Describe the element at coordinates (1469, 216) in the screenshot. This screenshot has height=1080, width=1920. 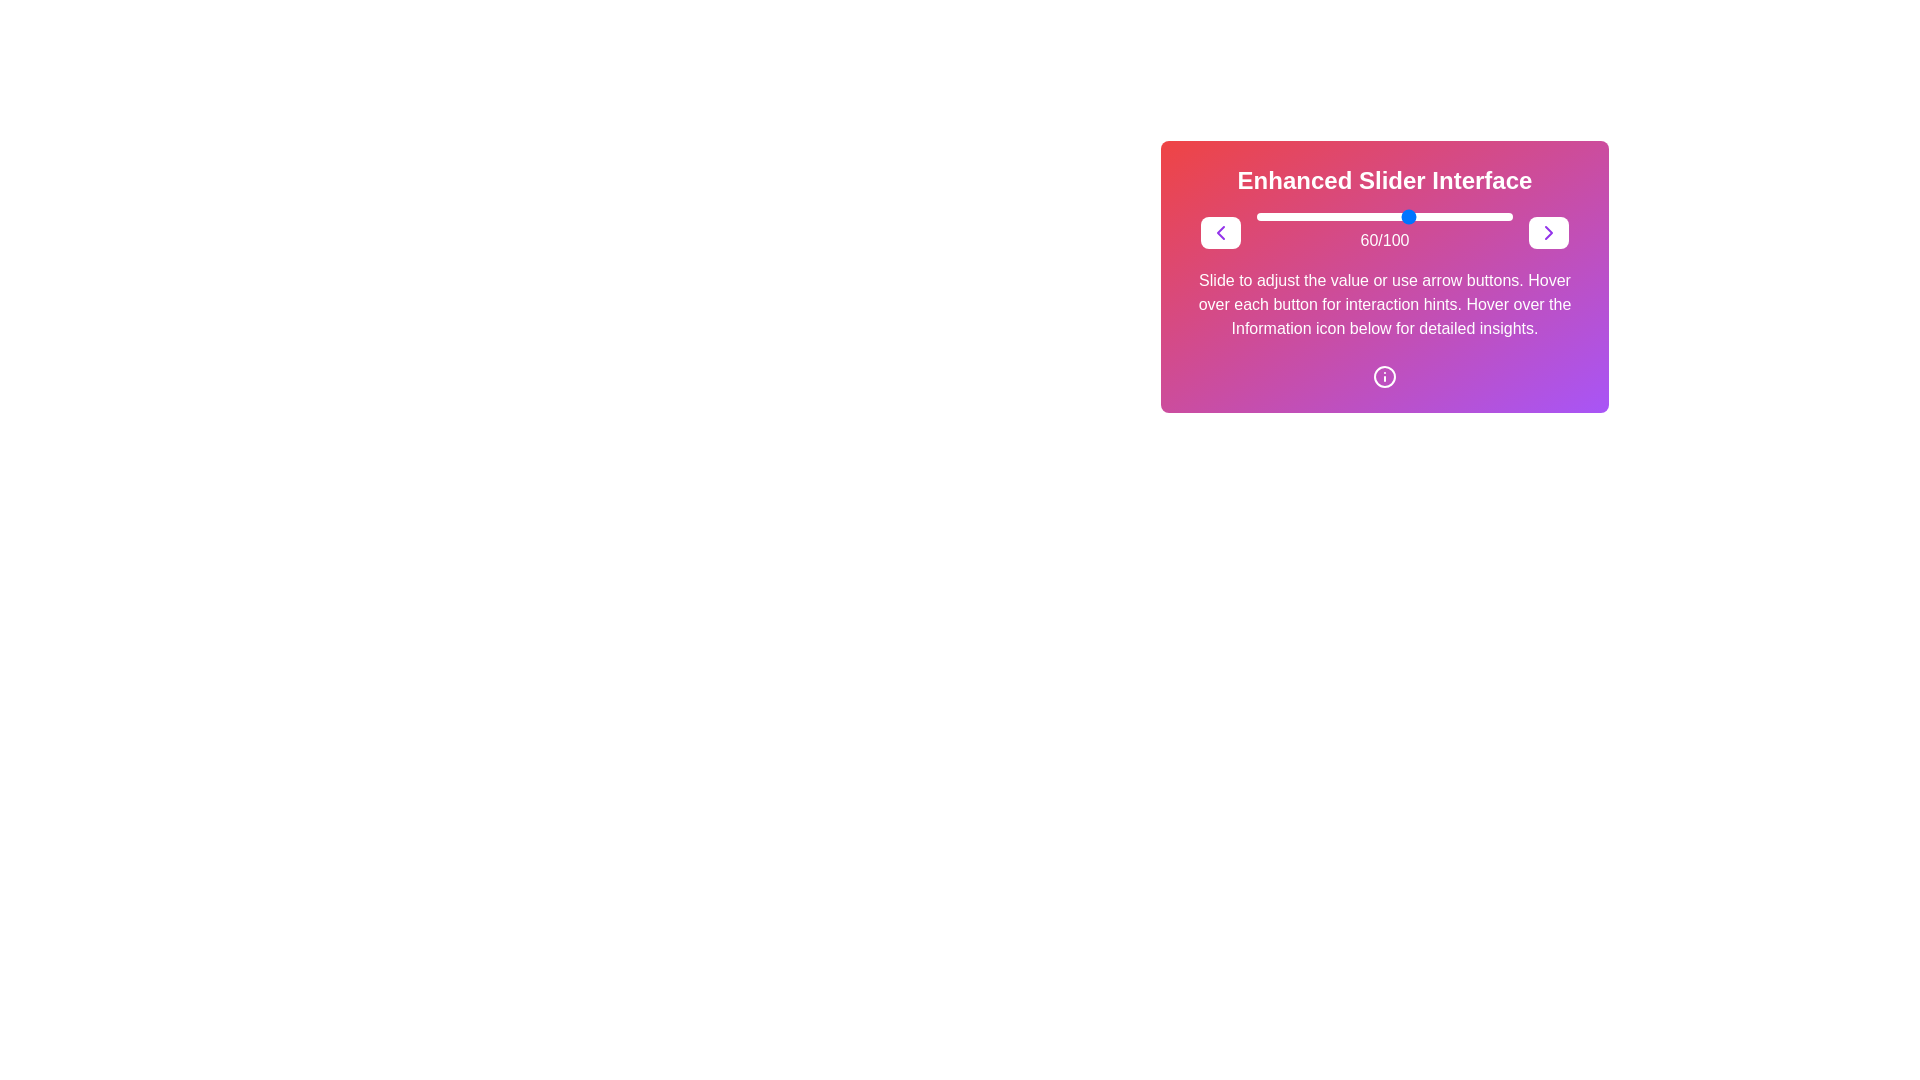
I see `the slider value` at that location.